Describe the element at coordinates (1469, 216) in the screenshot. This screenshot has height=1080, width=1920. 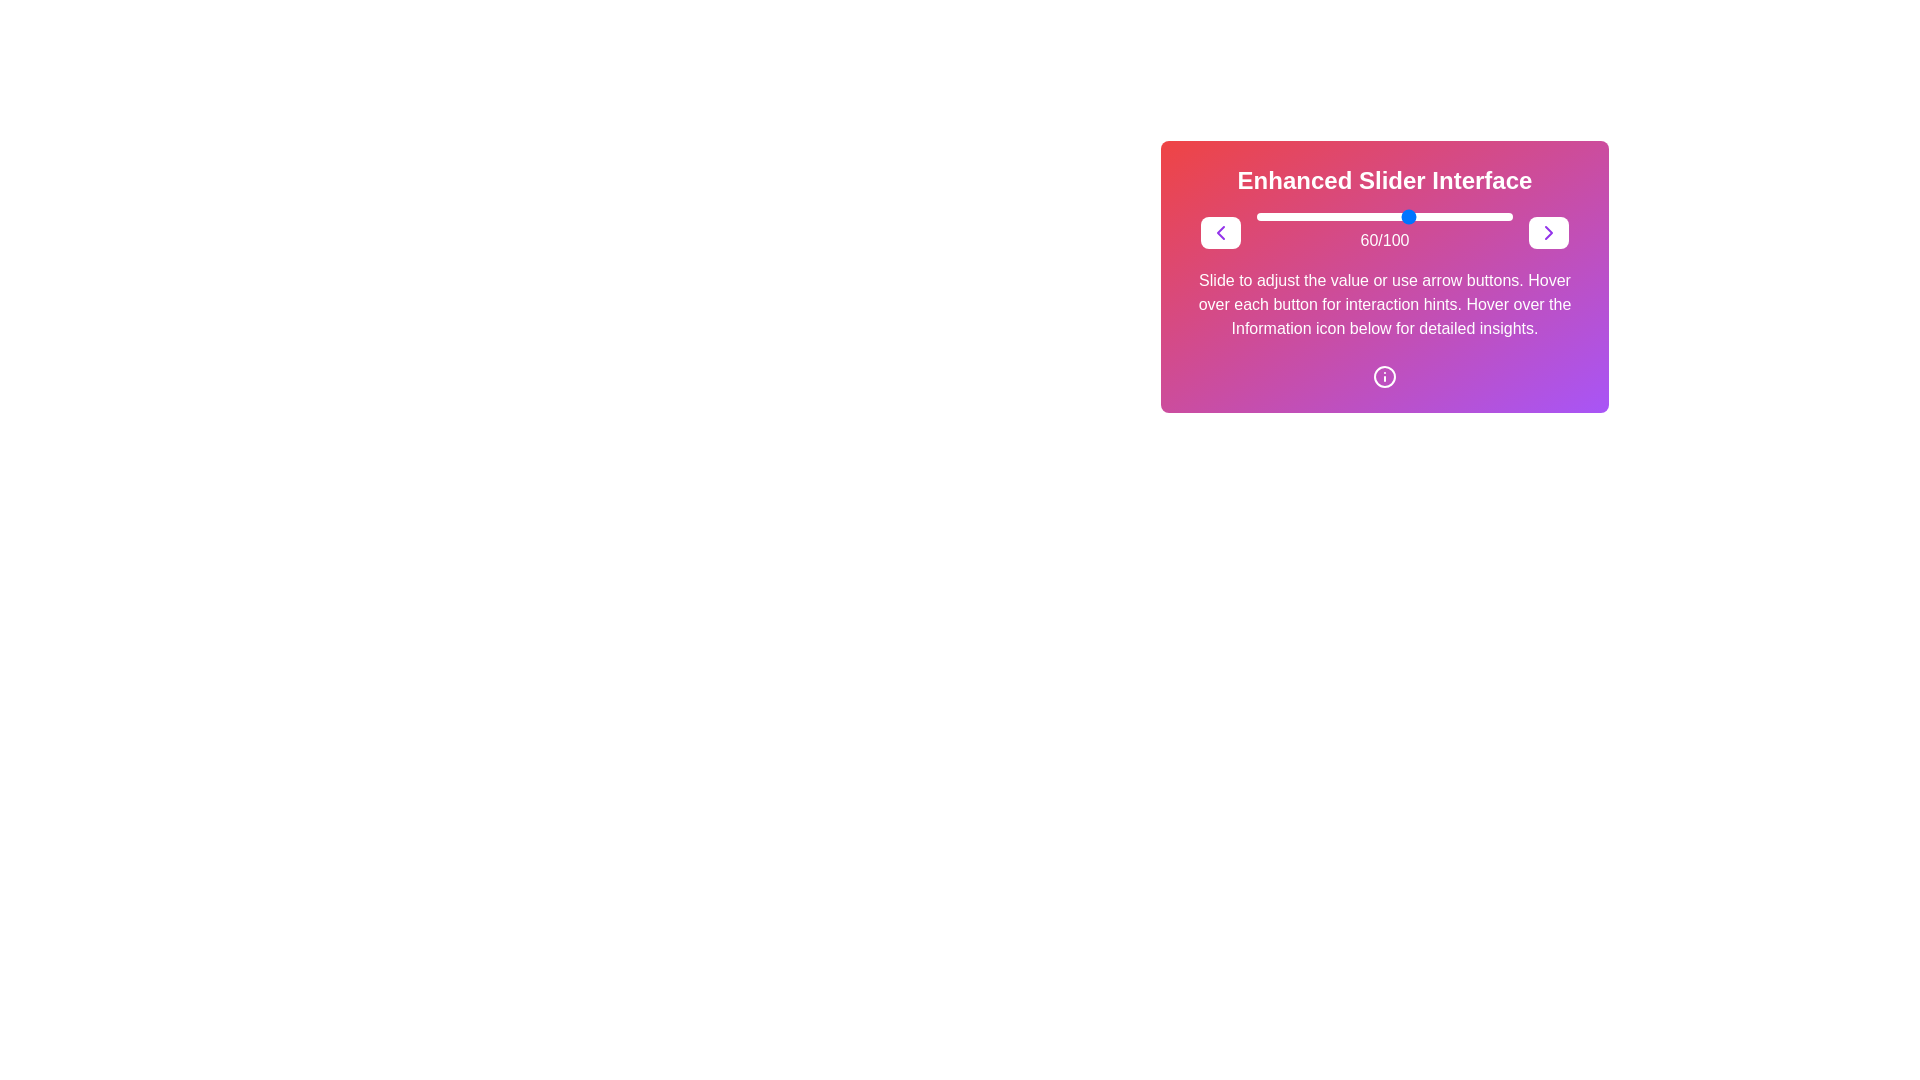
I see `the slider value` at that location.